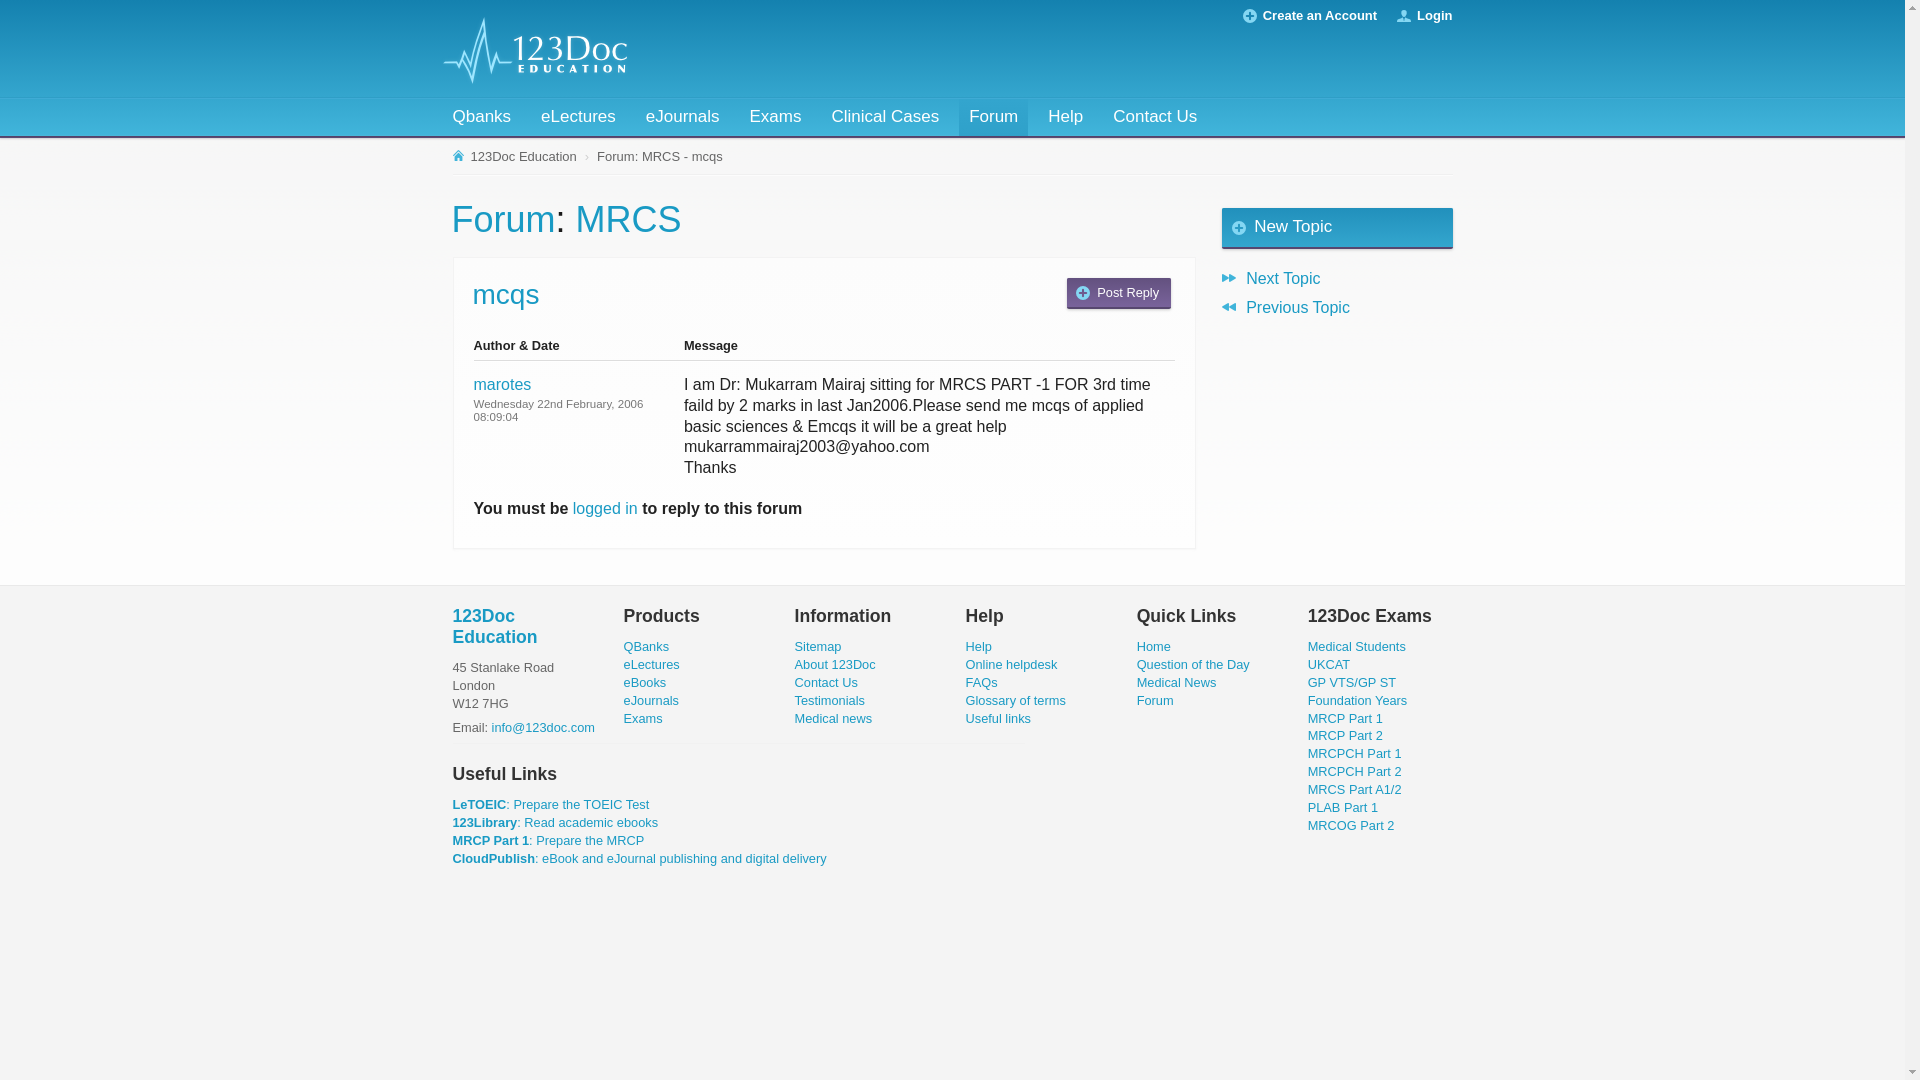 The width and height of the screenshot is (1920, 1080). I want to click on 'info@123doc.com', so click(491, 727).